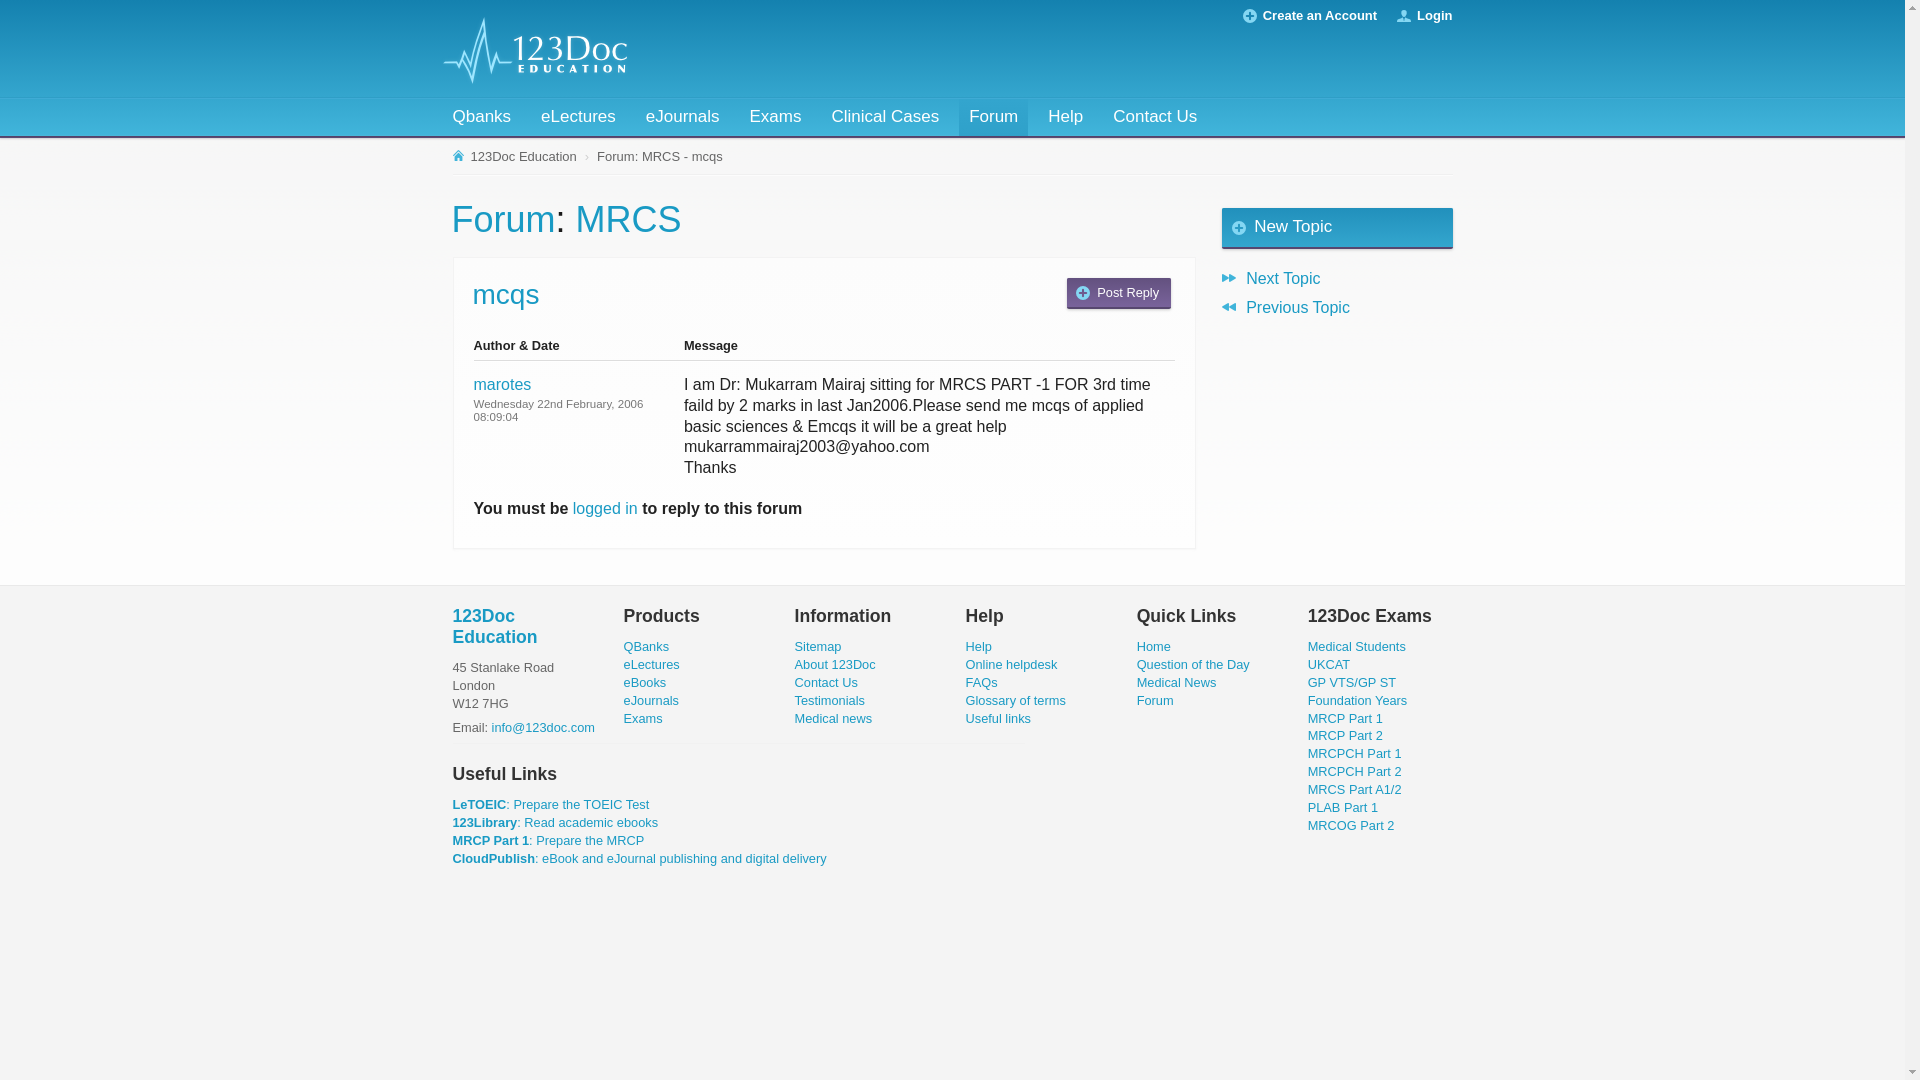 The width and height of the screenshot is (1920, 1080). I want to click on 'info@123doc.com', so click(491, 727).